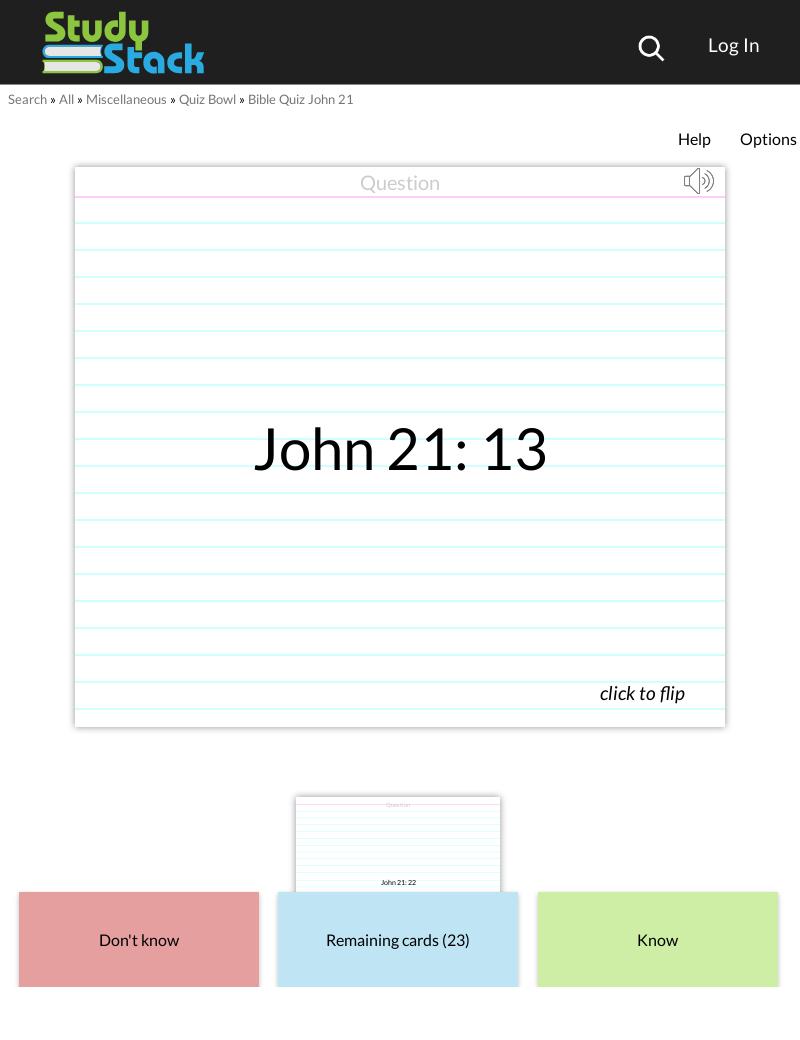  Describe the element at coordinates (251, 445) in the screenshot. I see `'John 21: 13'` at that location.